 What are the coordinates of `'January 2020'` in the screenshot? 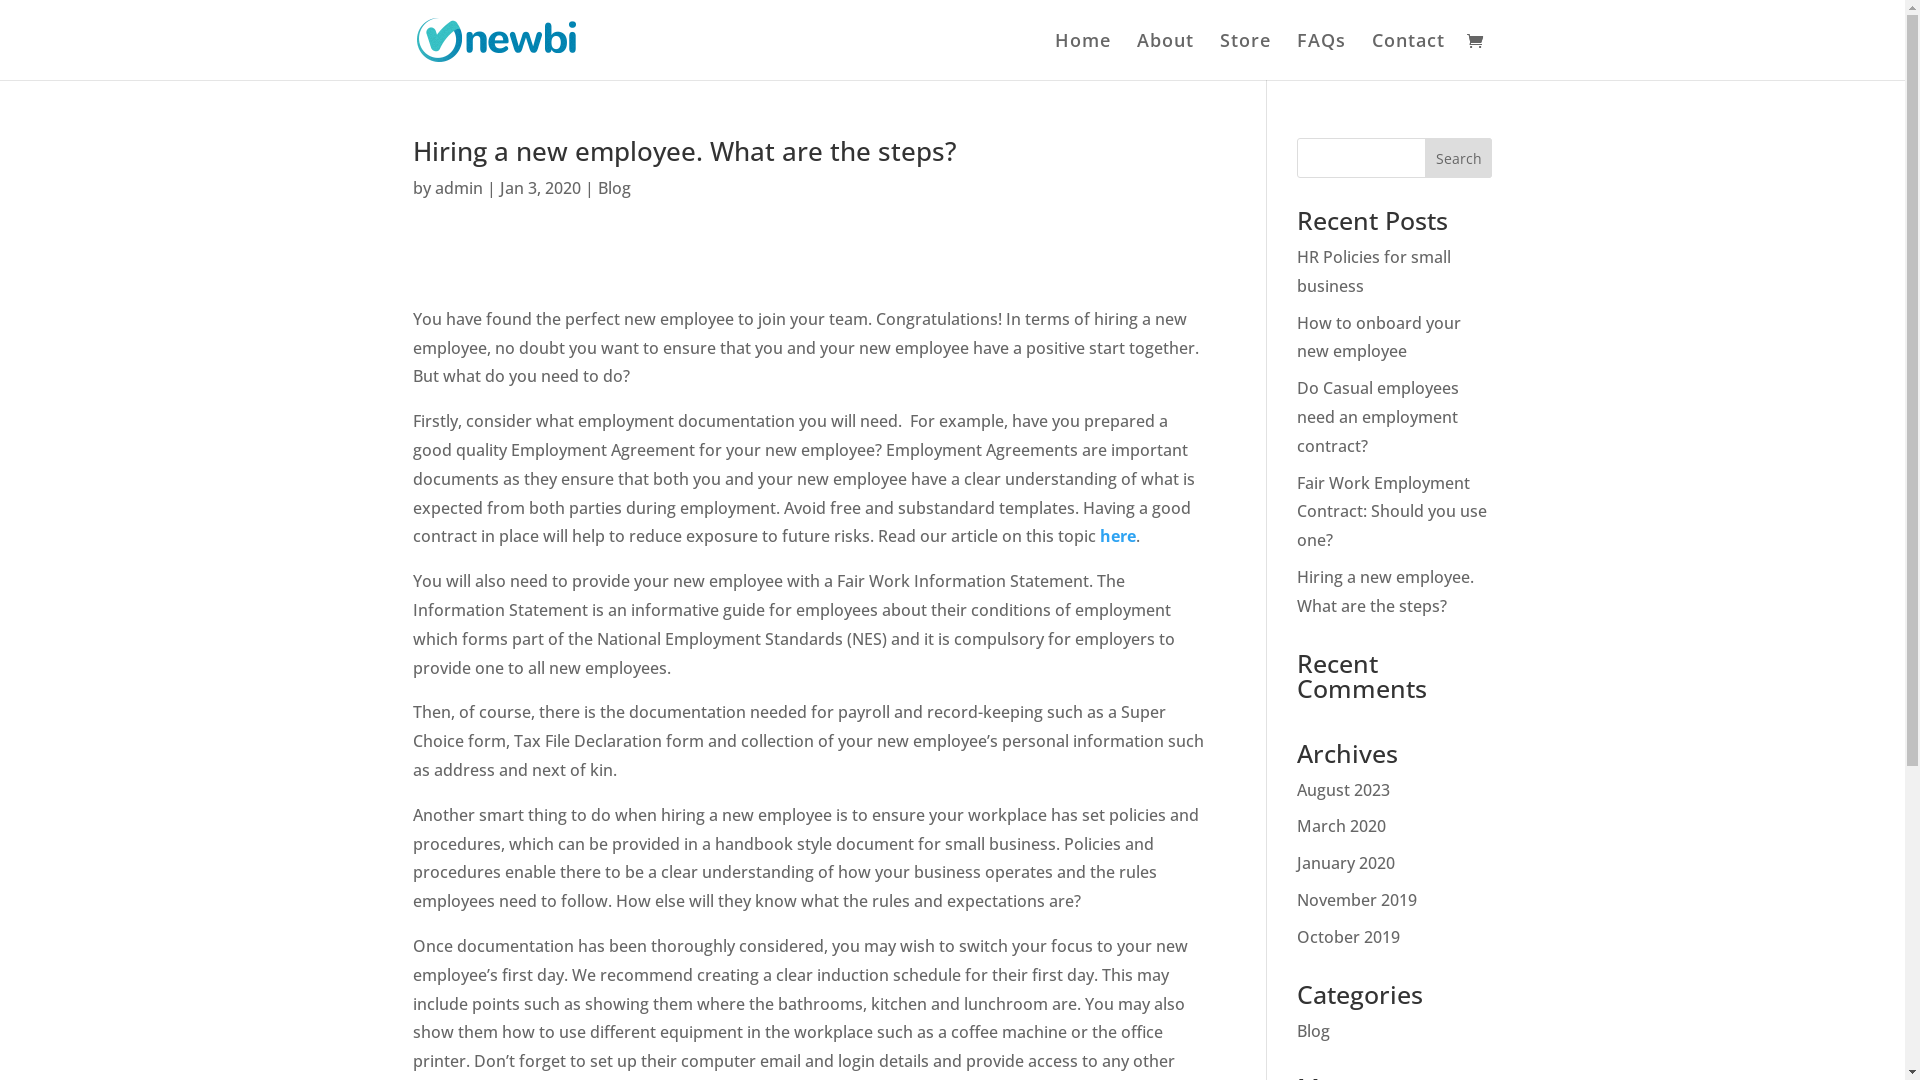 It's located at (1345, 862).